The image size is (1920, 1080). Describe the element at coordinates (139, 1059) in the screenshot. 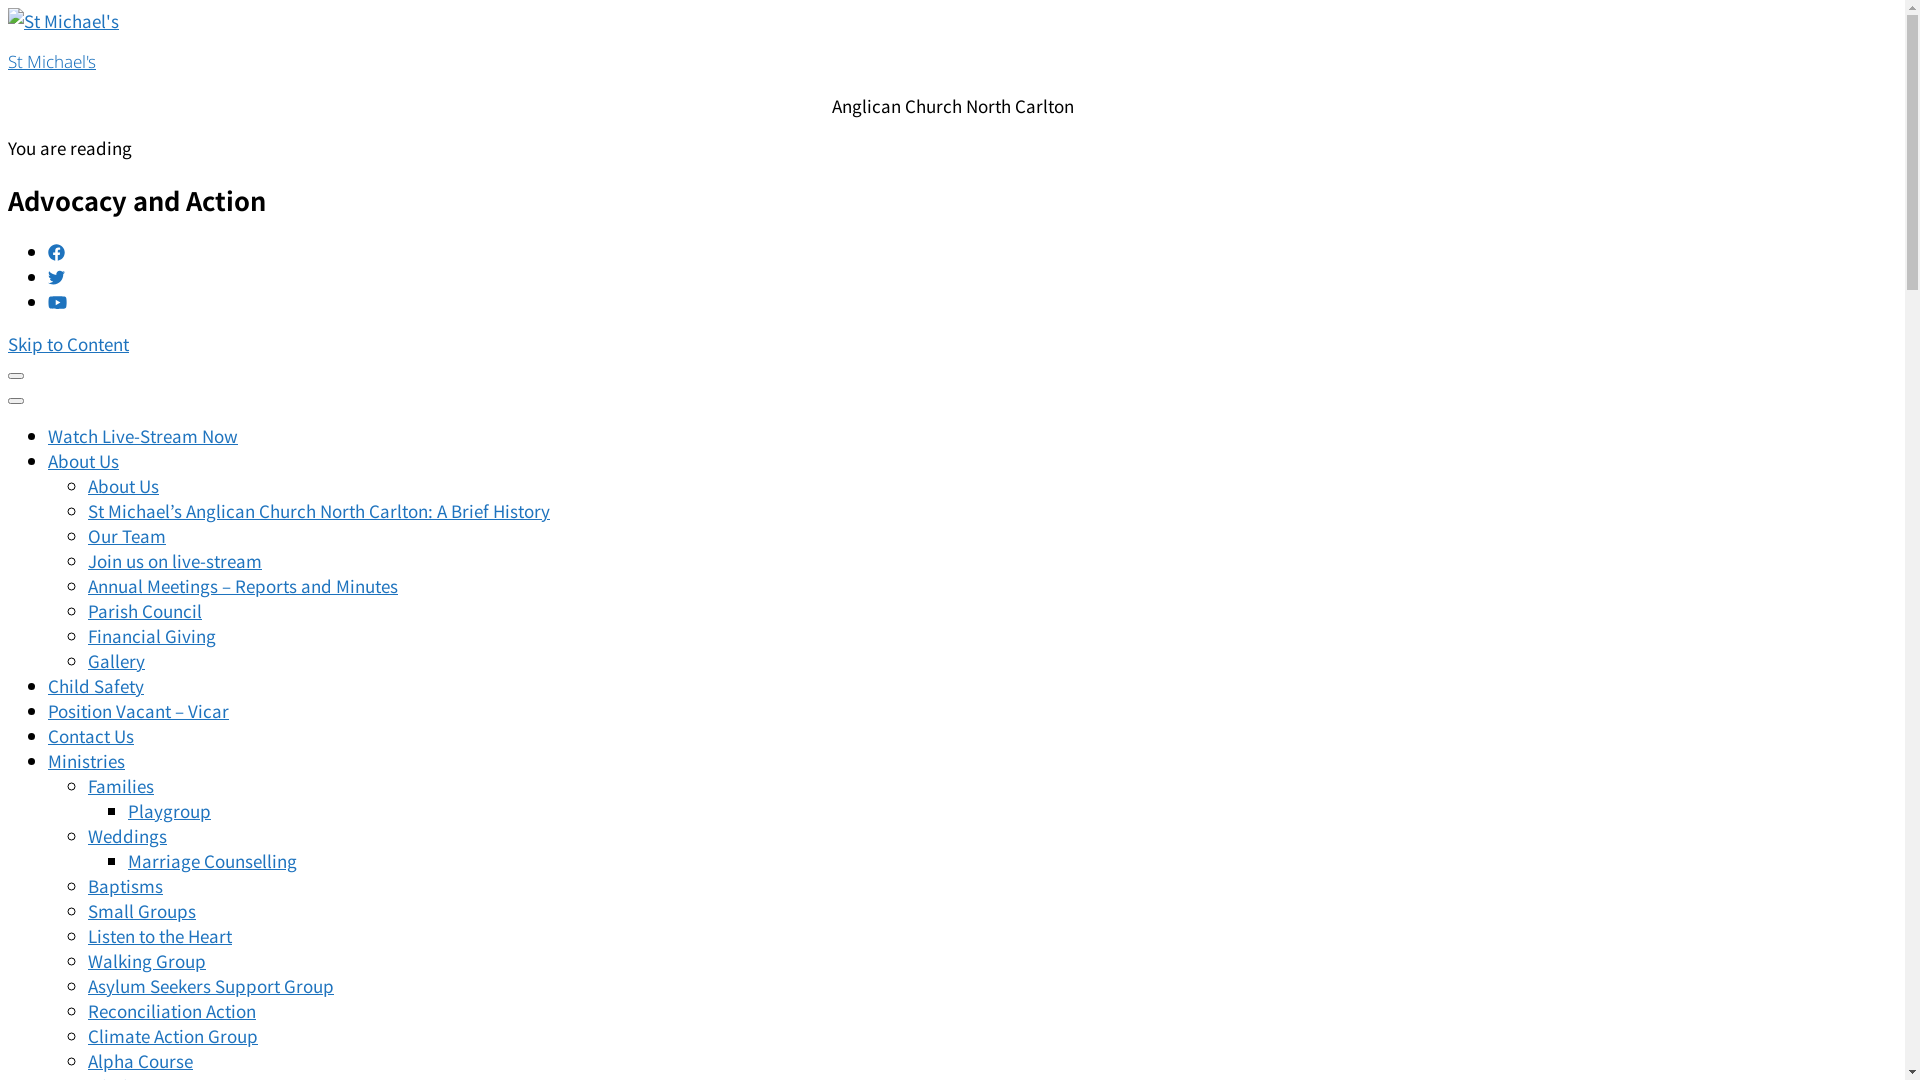

I see `'Alpha Course'` at that location.